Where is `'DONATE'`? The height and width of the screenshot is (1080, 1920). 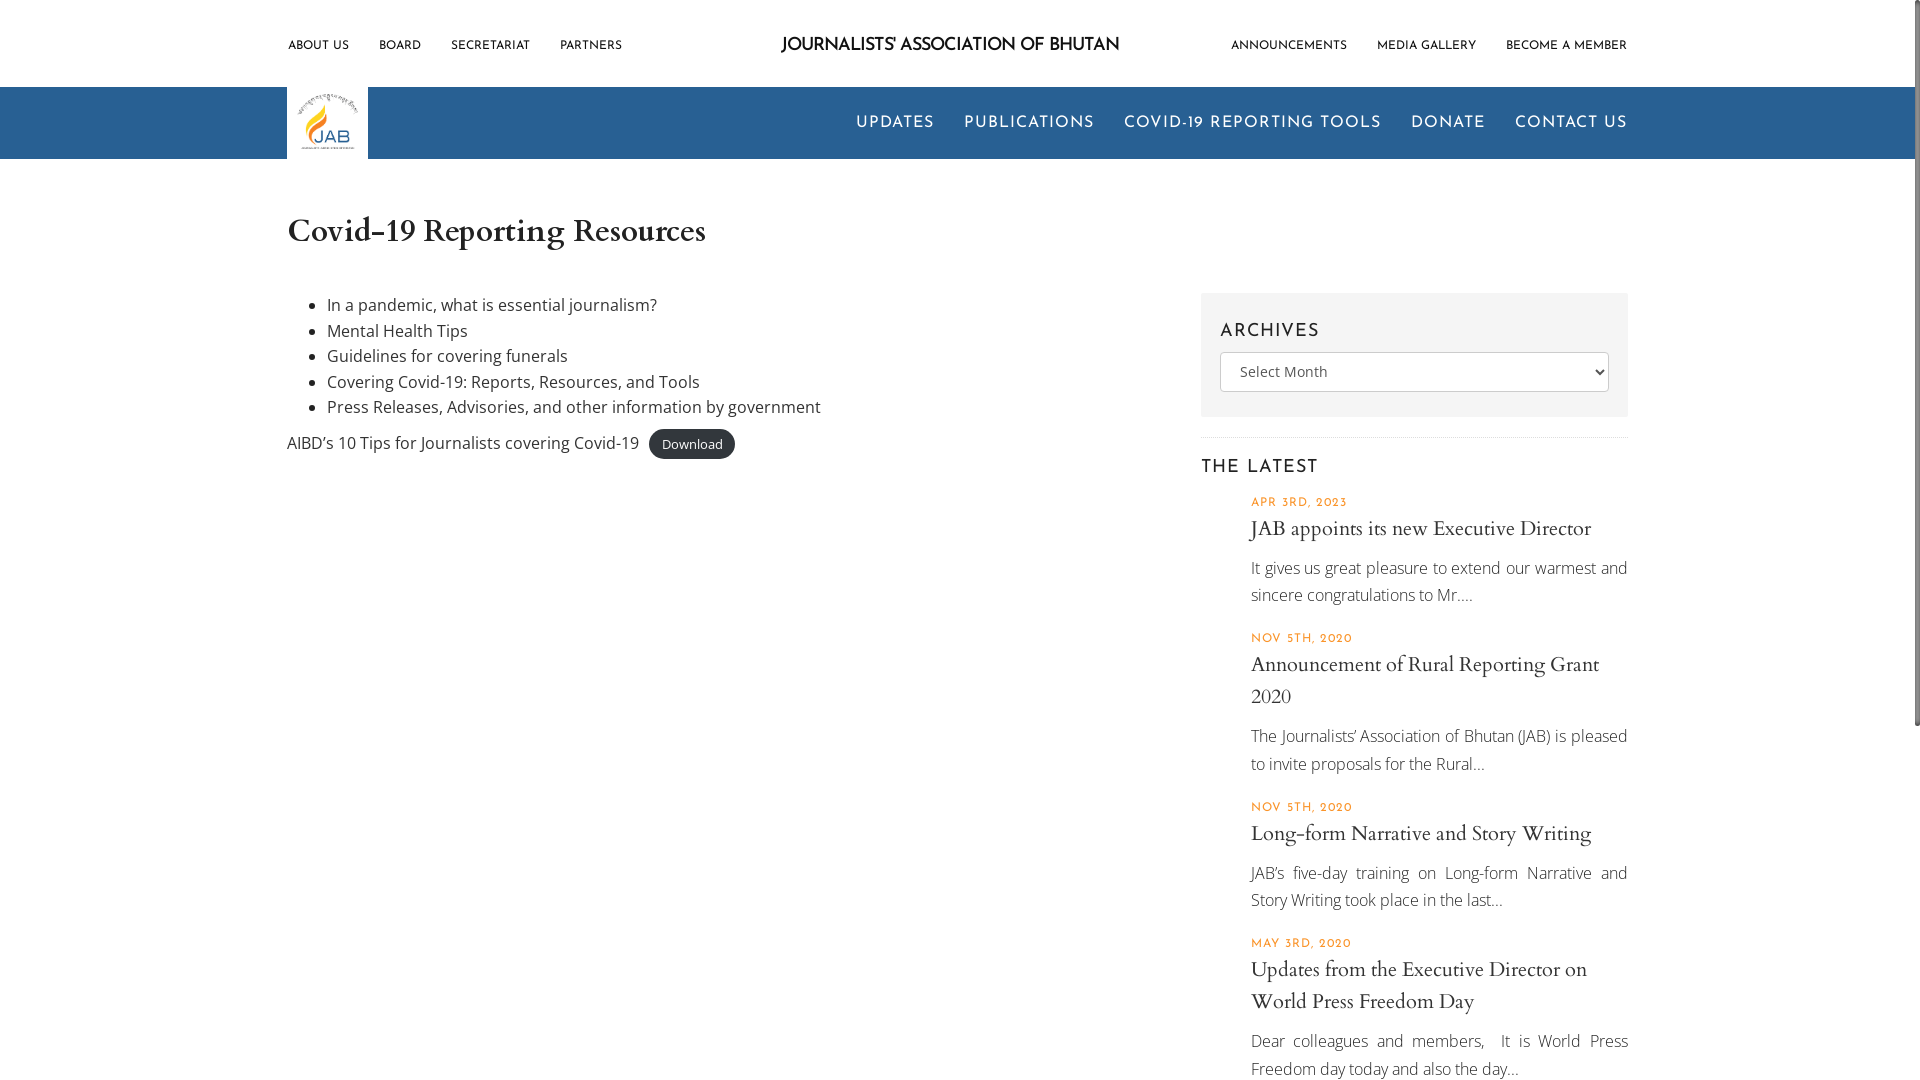 'DONATE' is located at coordinates (1448, 123).